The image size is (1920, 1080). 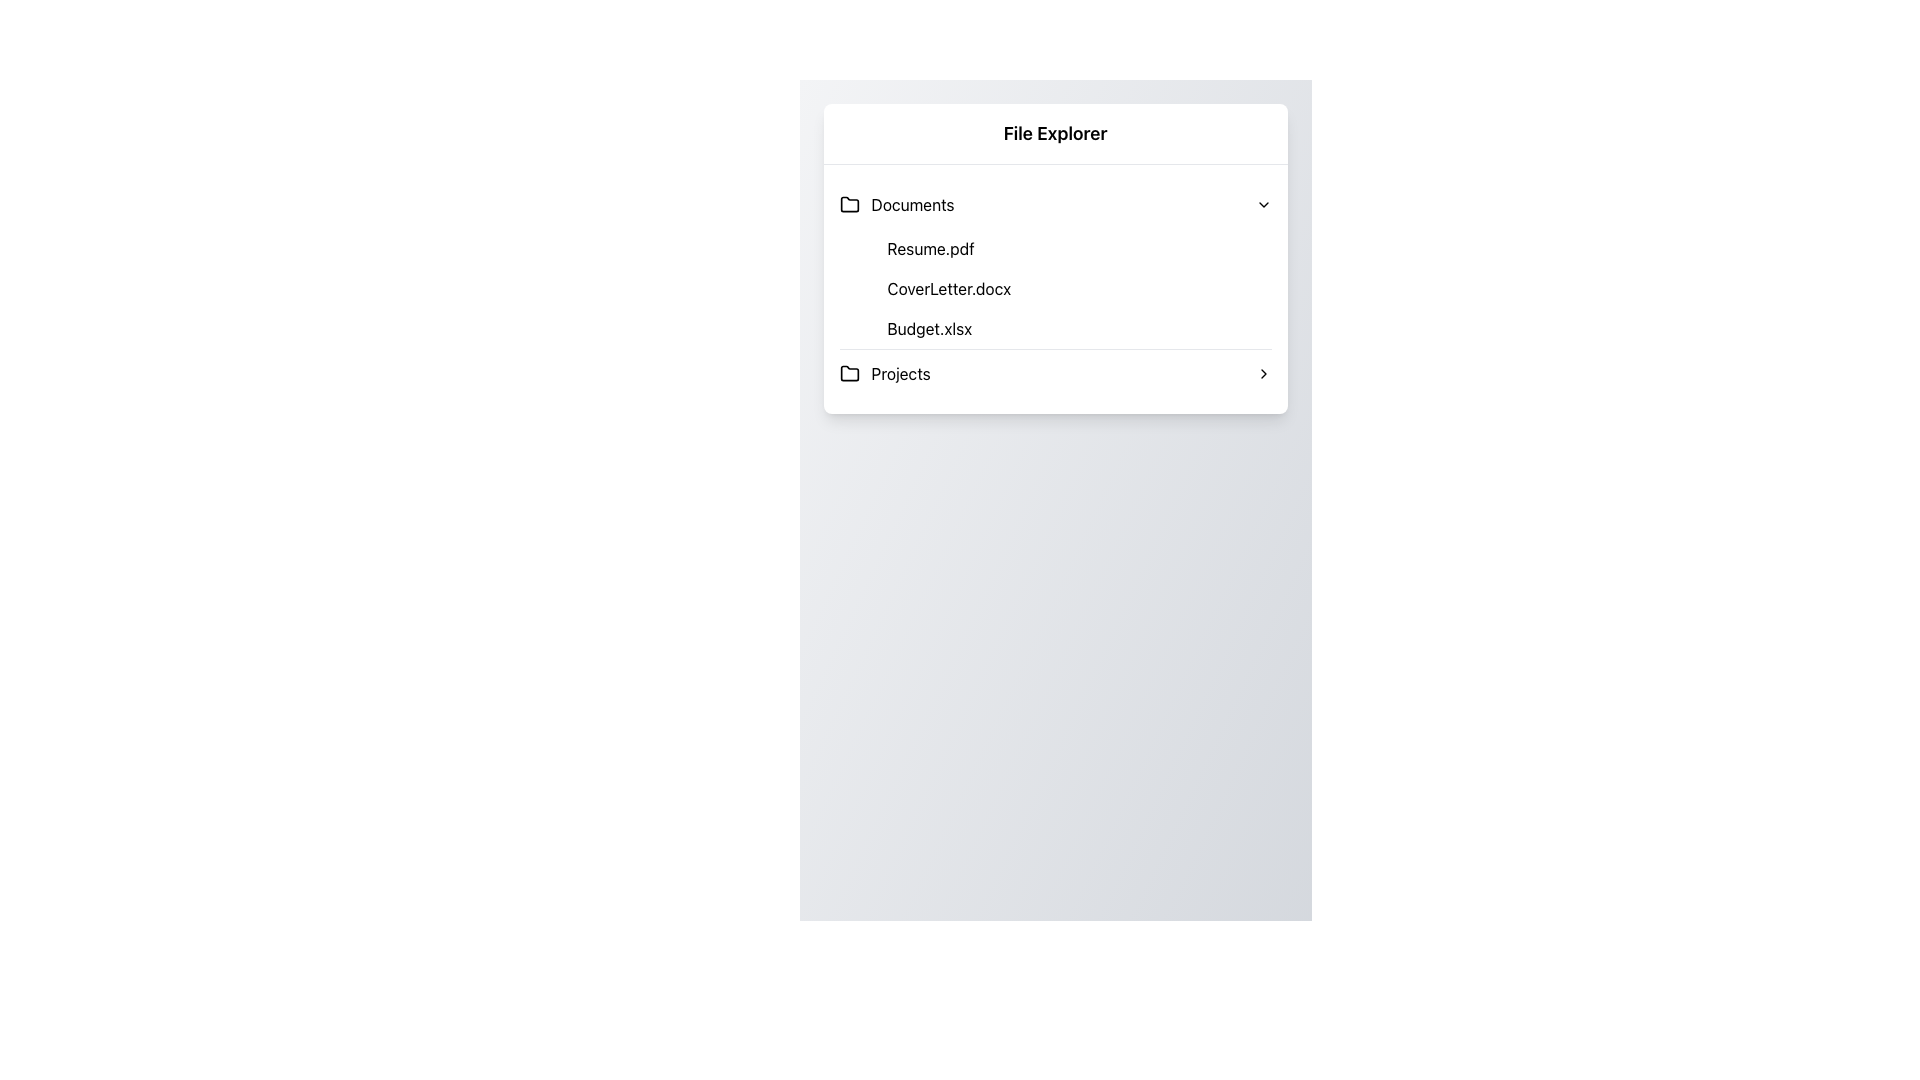 I want to click on the 'Documents' folder icon located at the uppermost position in the left margin of the file explorer, so click(x=849, y=204).